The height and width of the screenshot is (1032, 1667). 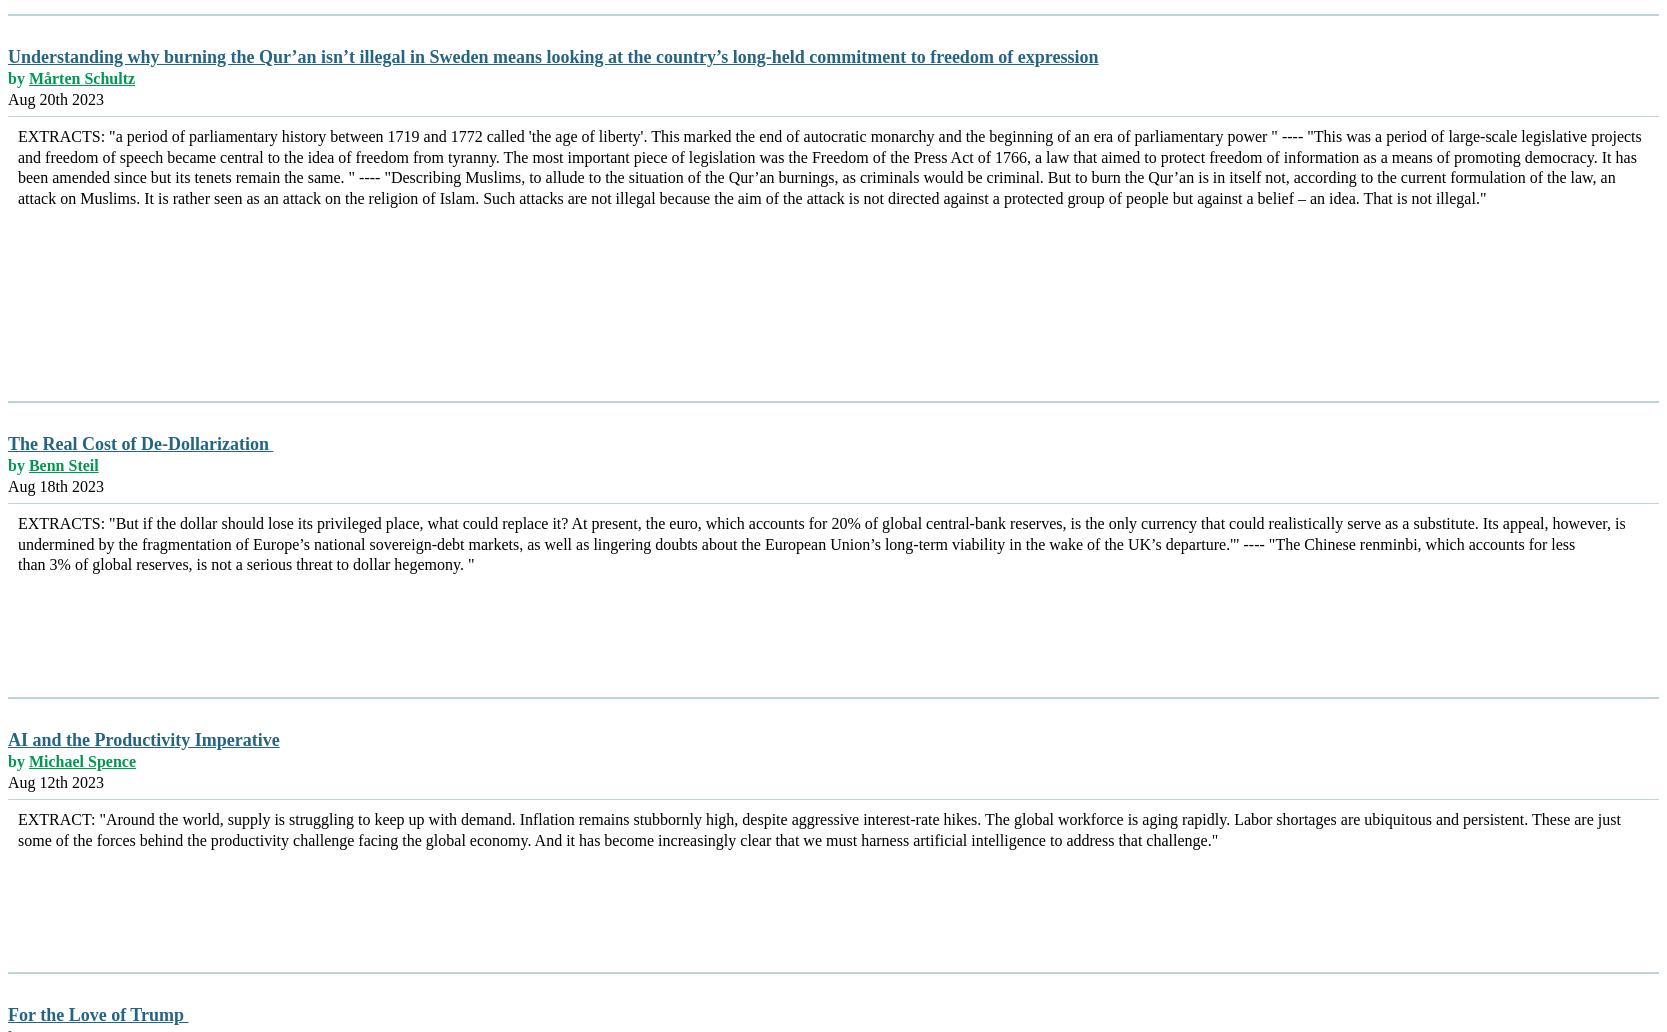 What do you see at coordinates (143, 738) in the screenshot?
I see `'AI and the Productivity Imperative'` at bounding box center [143, 738].